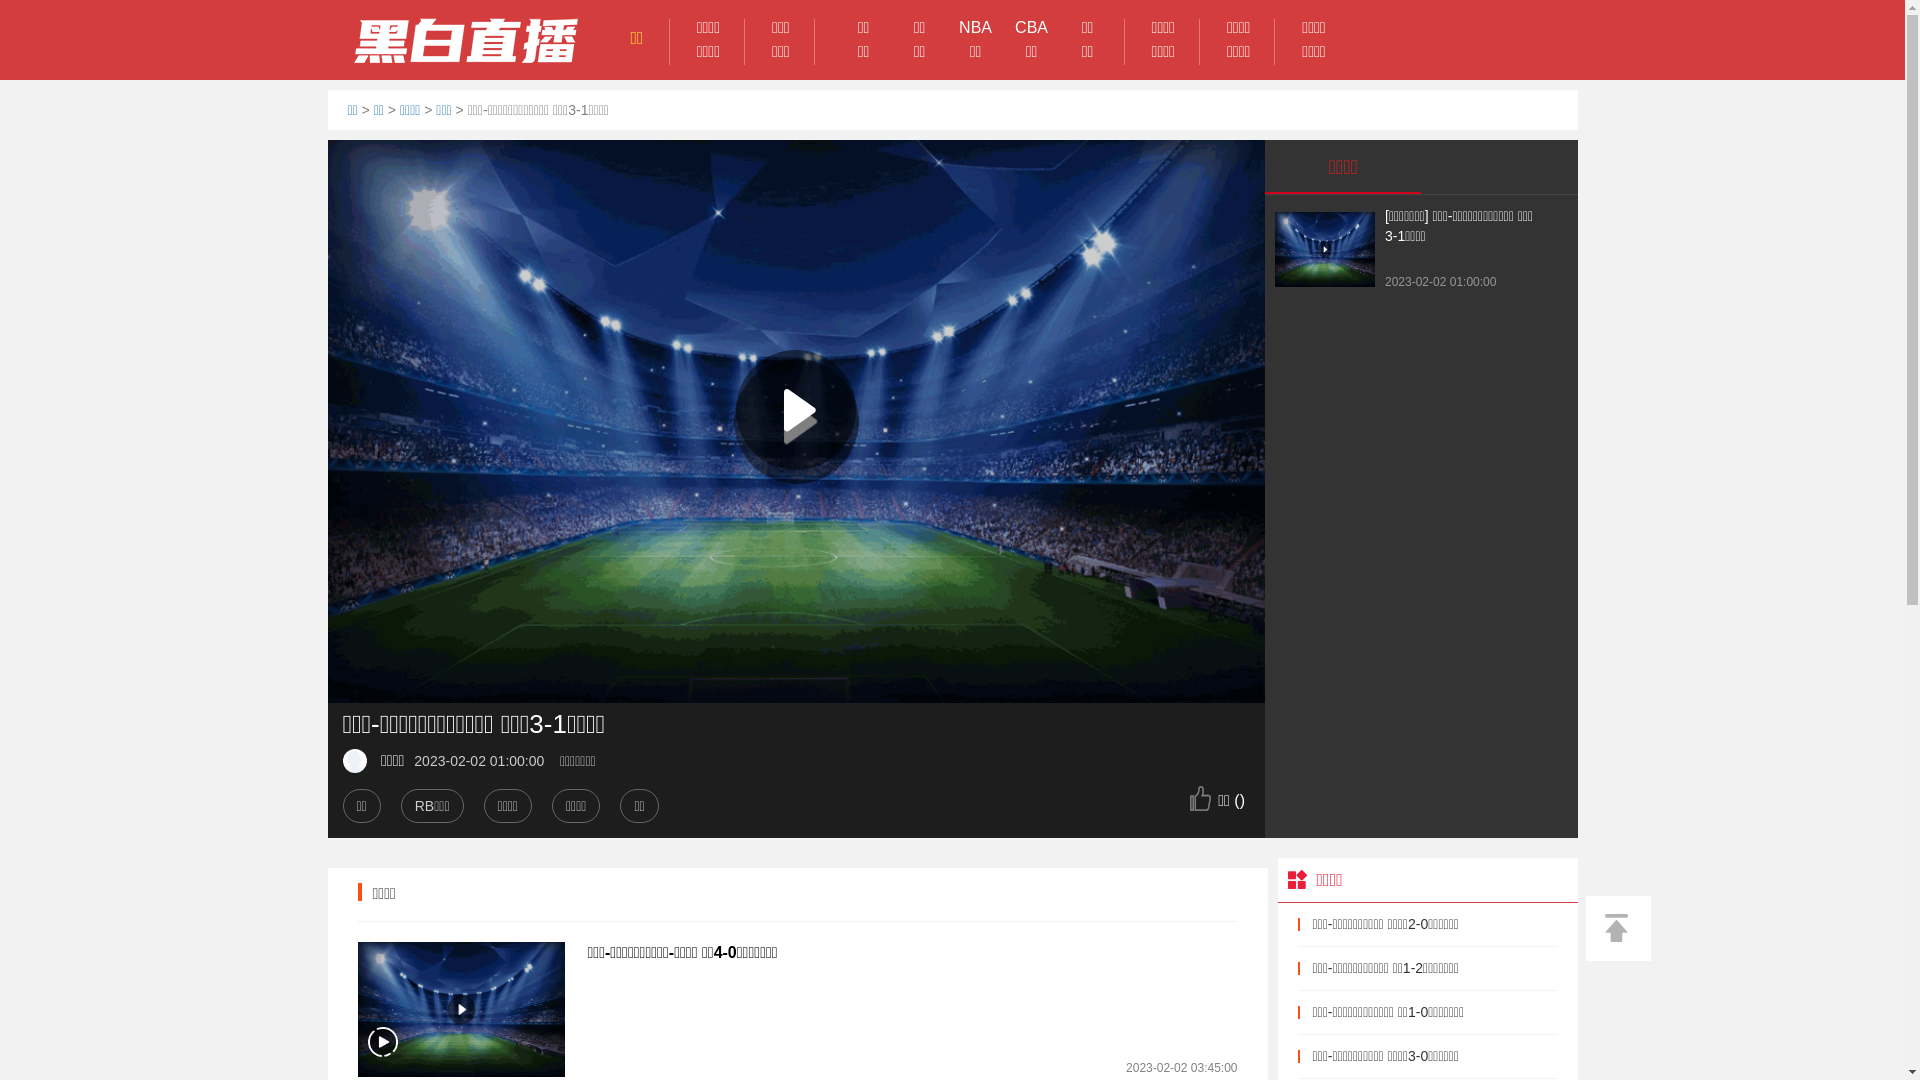 This screenshot has height=1080, width=1920. What do you see at coordinates (947, 27) in the screenshot?
I see `'NBA'` at bounding box center [947, 27].